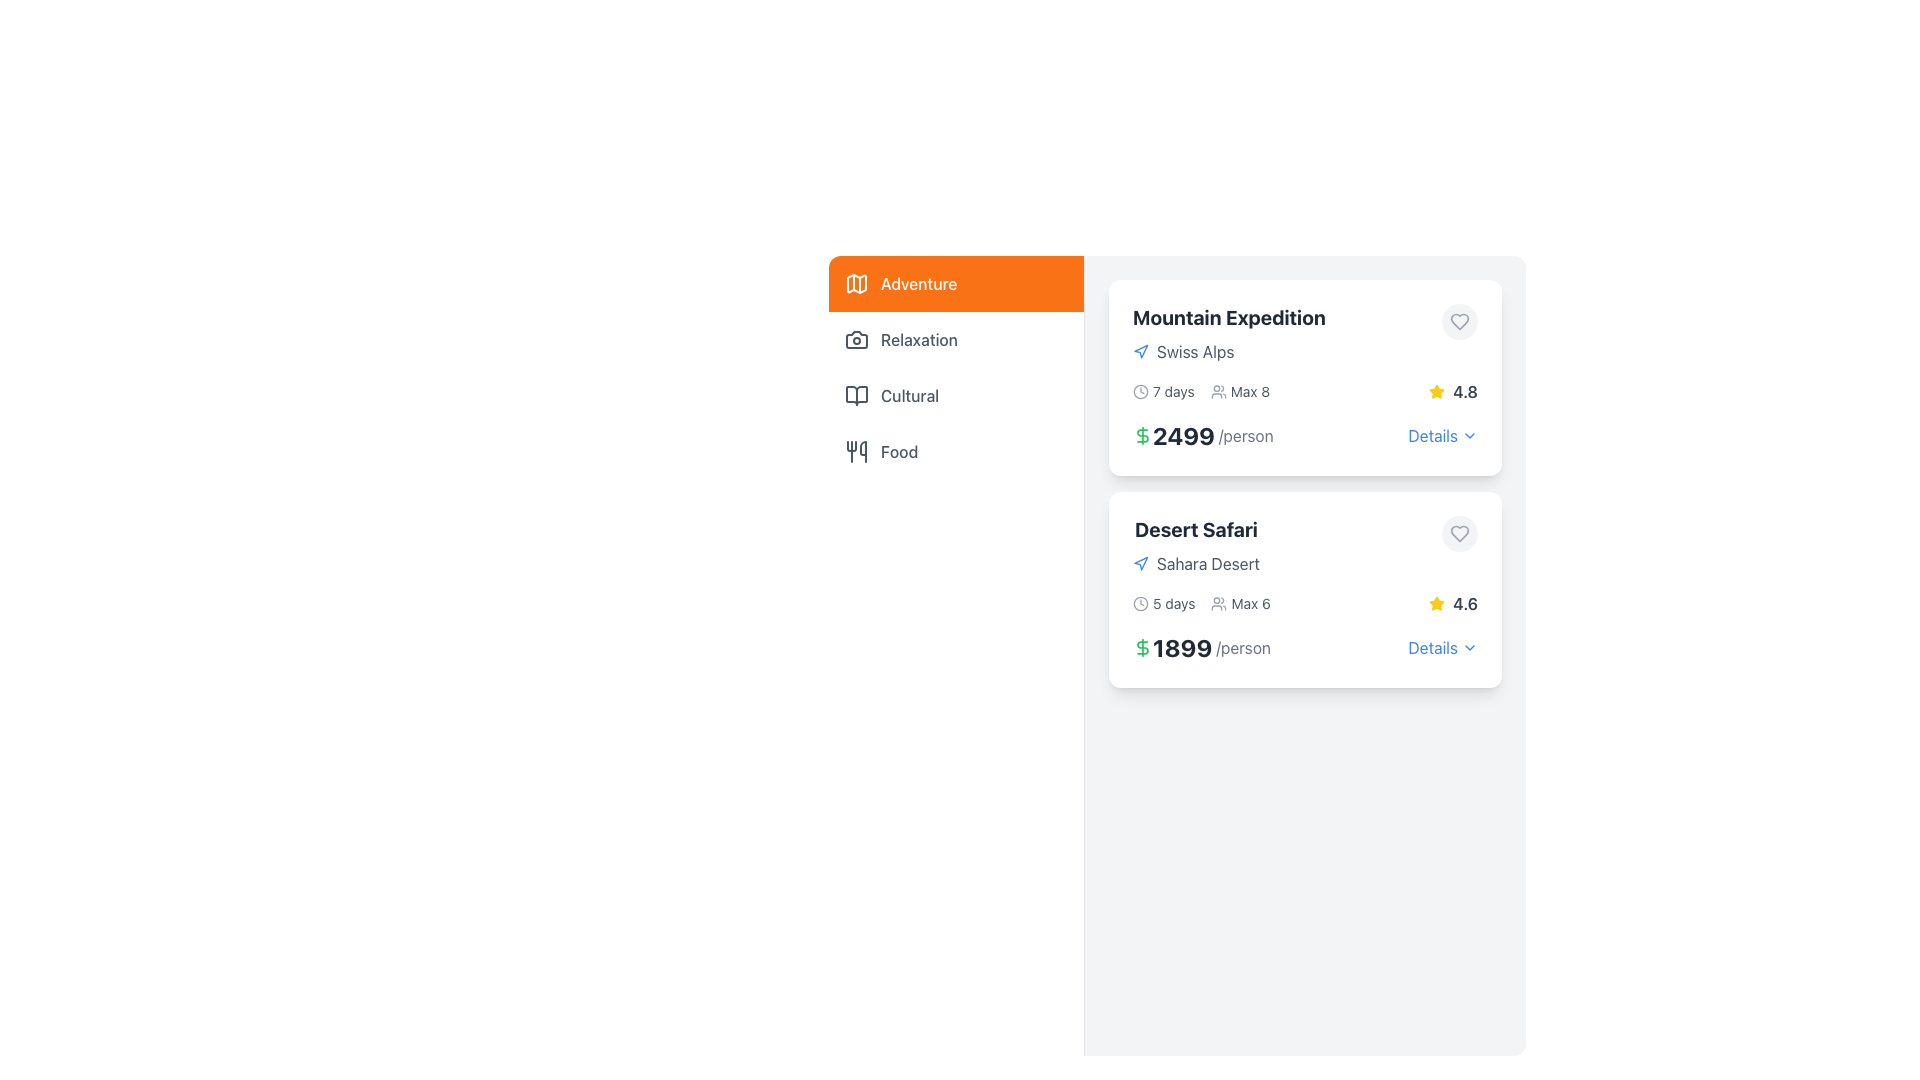  I want to click on the blue compass pointer icon located to the left of the 'Swiss Alps' text in the 'Mountain Expedition' card, so click(1141, 350).